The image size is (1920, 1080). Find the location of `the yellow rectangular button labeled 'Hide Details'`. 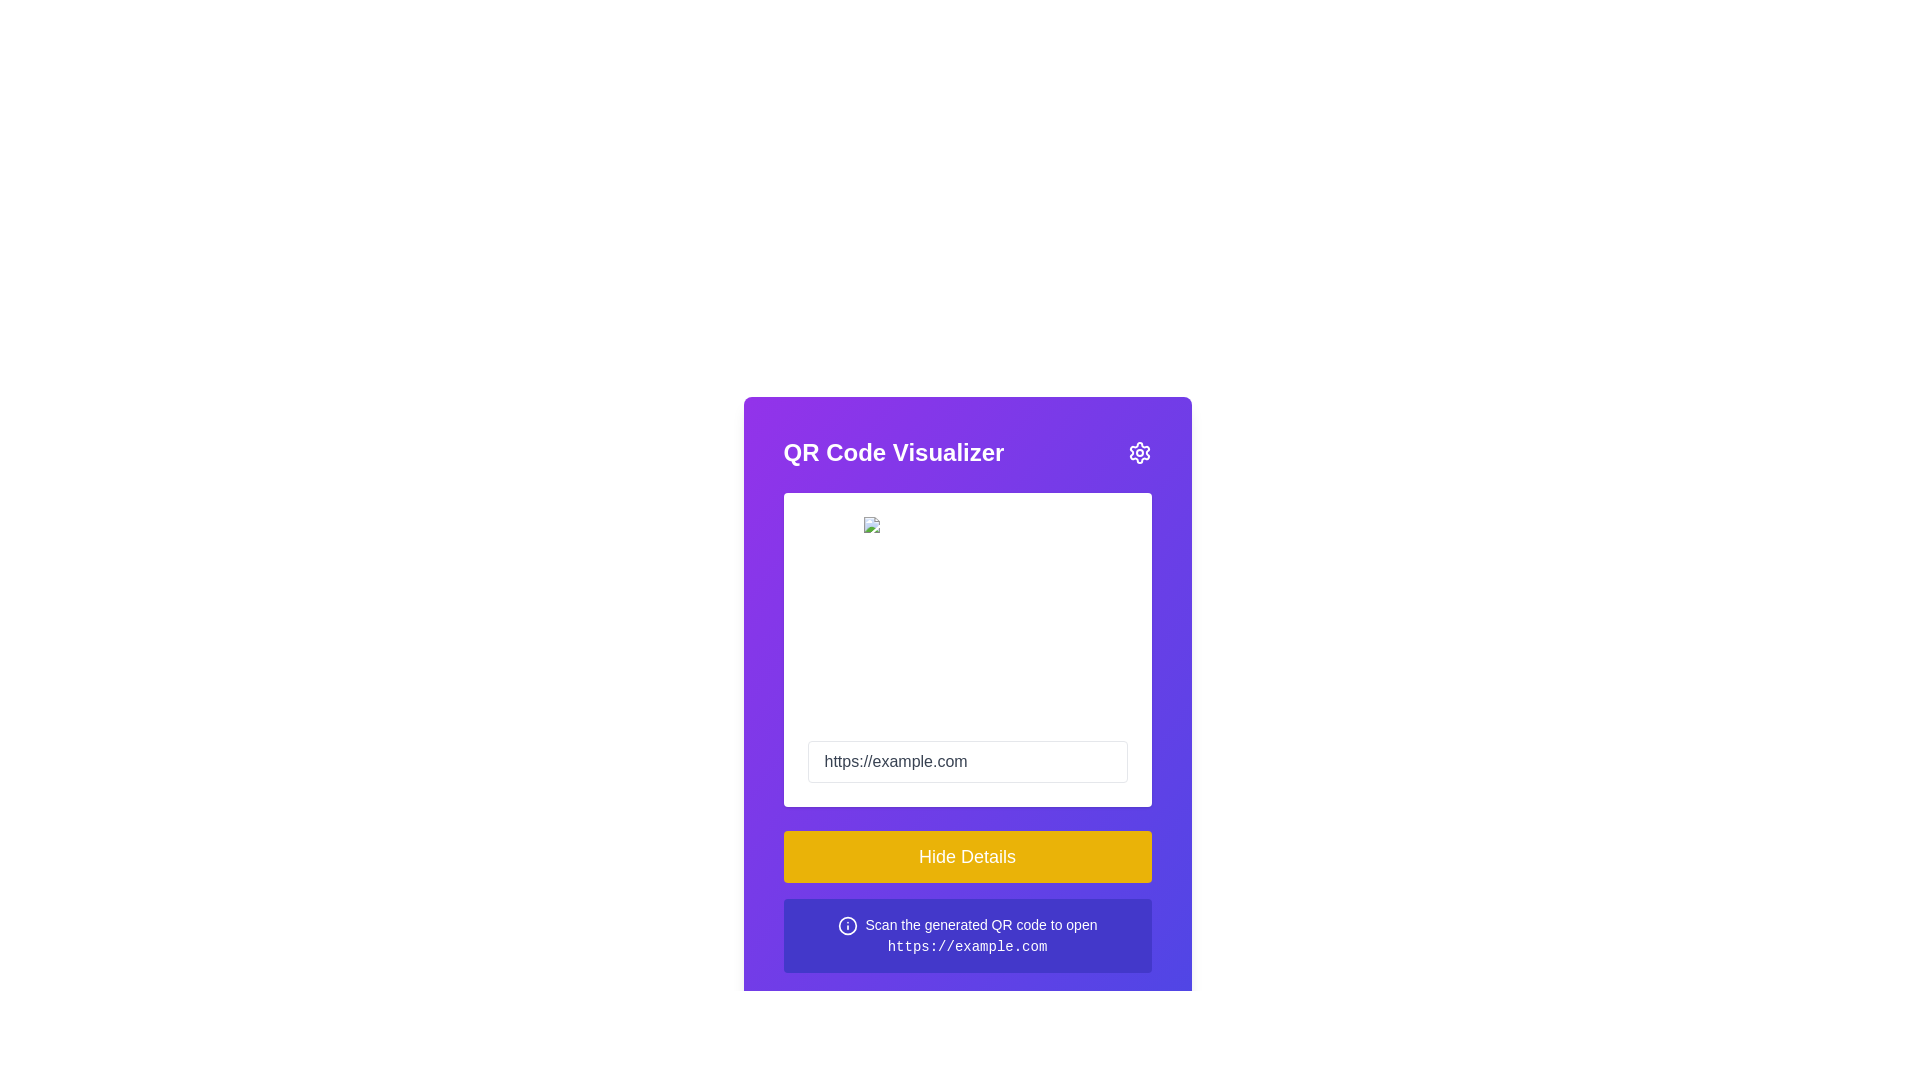

the yellow rectangular button labeled 'Hide Details' is located at coordinates (967, 855).